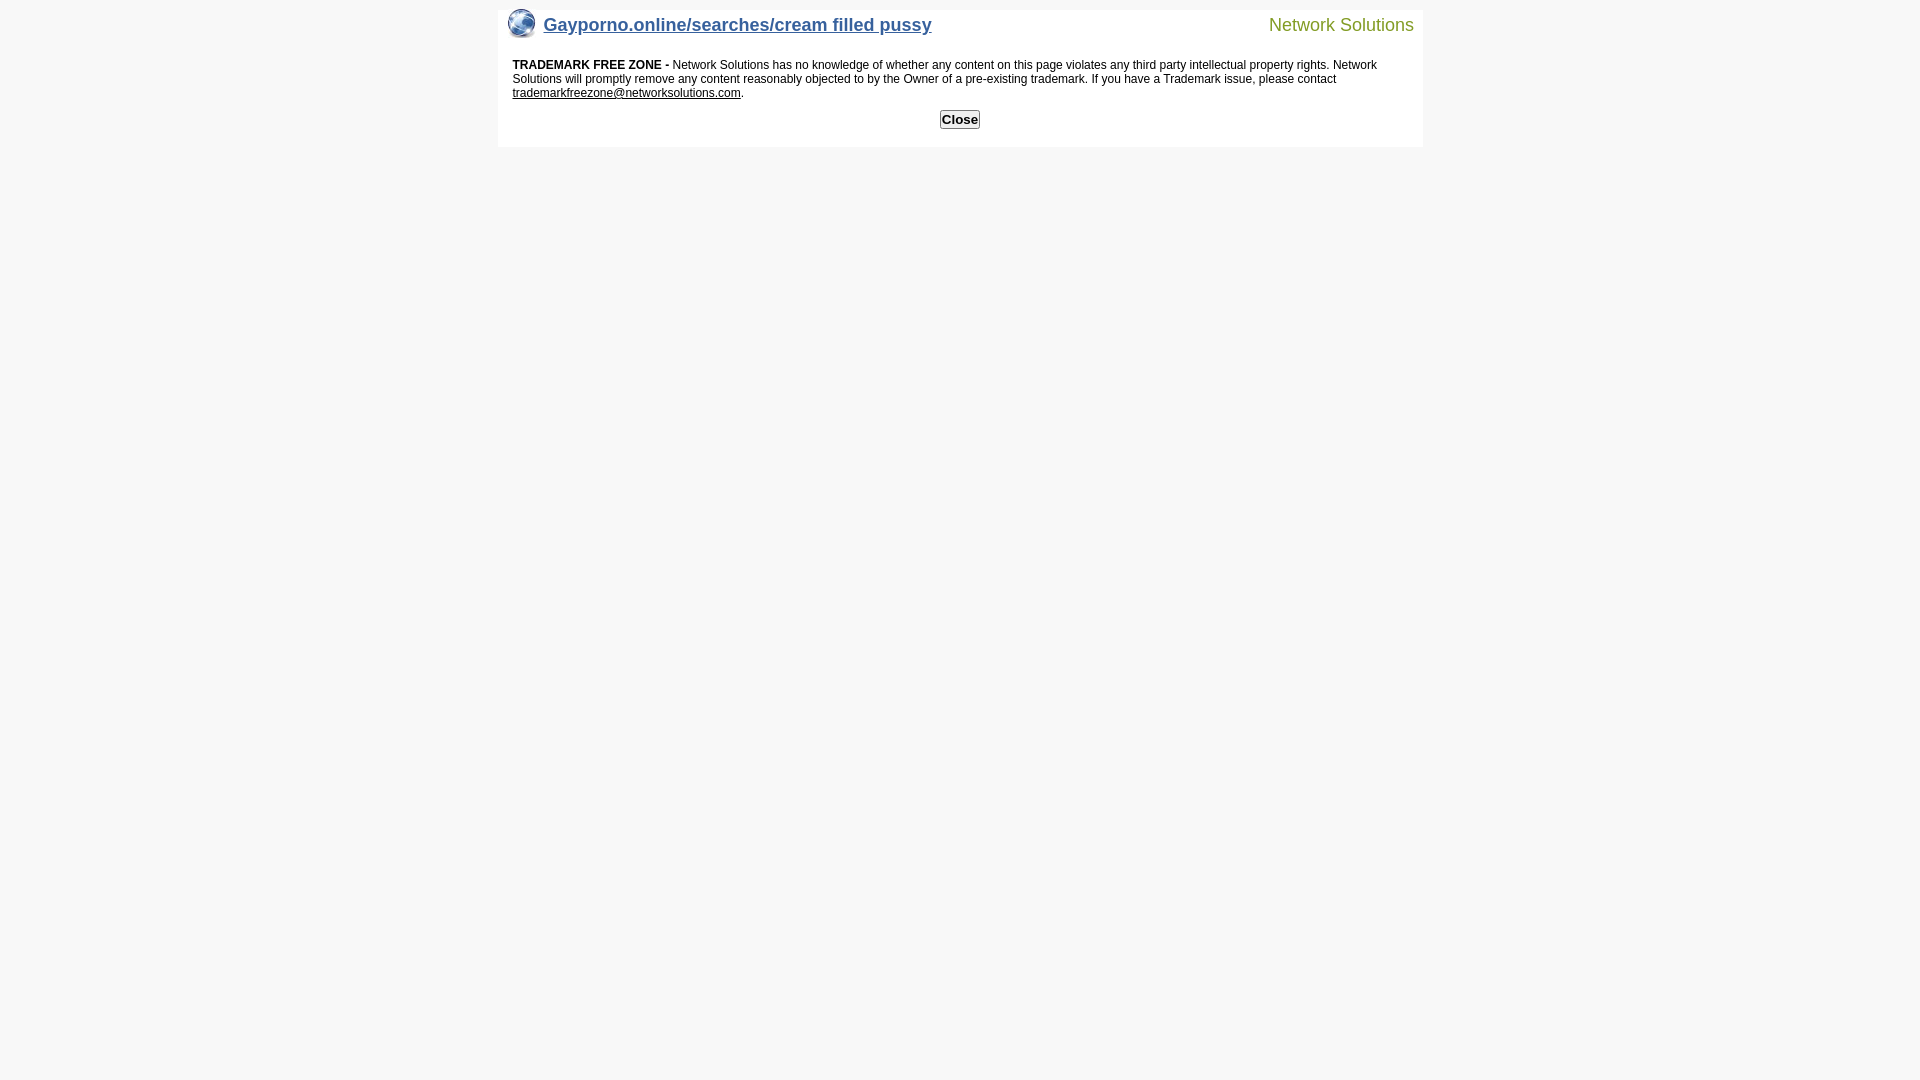  I want to click on 'Gayporno.online/searches/cream filled pussy', so click(720, 29).